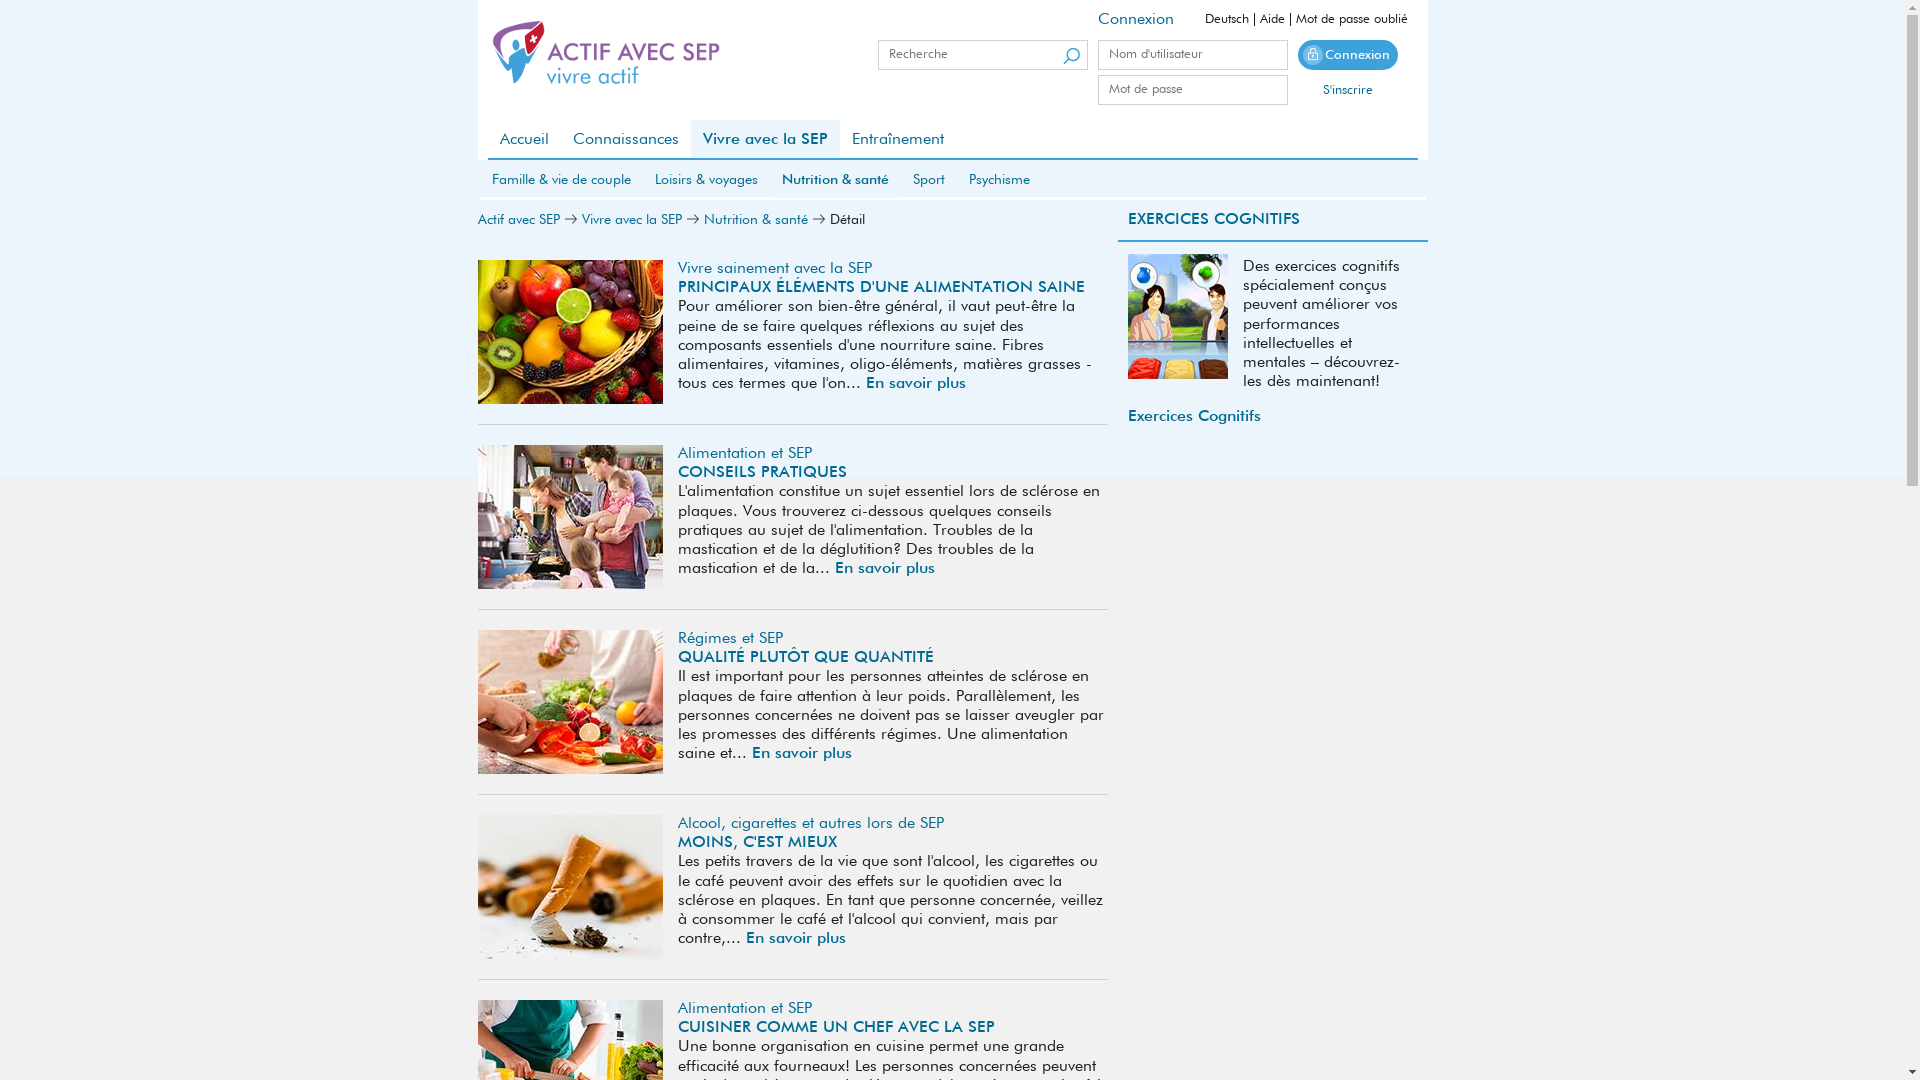 The width and height of the screenshot is (1920, 1080). What do you see at coordinates (1117, 319) in the screenshot?
I see `'Aufmerksamkeit'` at bounding box center [1117, 319].